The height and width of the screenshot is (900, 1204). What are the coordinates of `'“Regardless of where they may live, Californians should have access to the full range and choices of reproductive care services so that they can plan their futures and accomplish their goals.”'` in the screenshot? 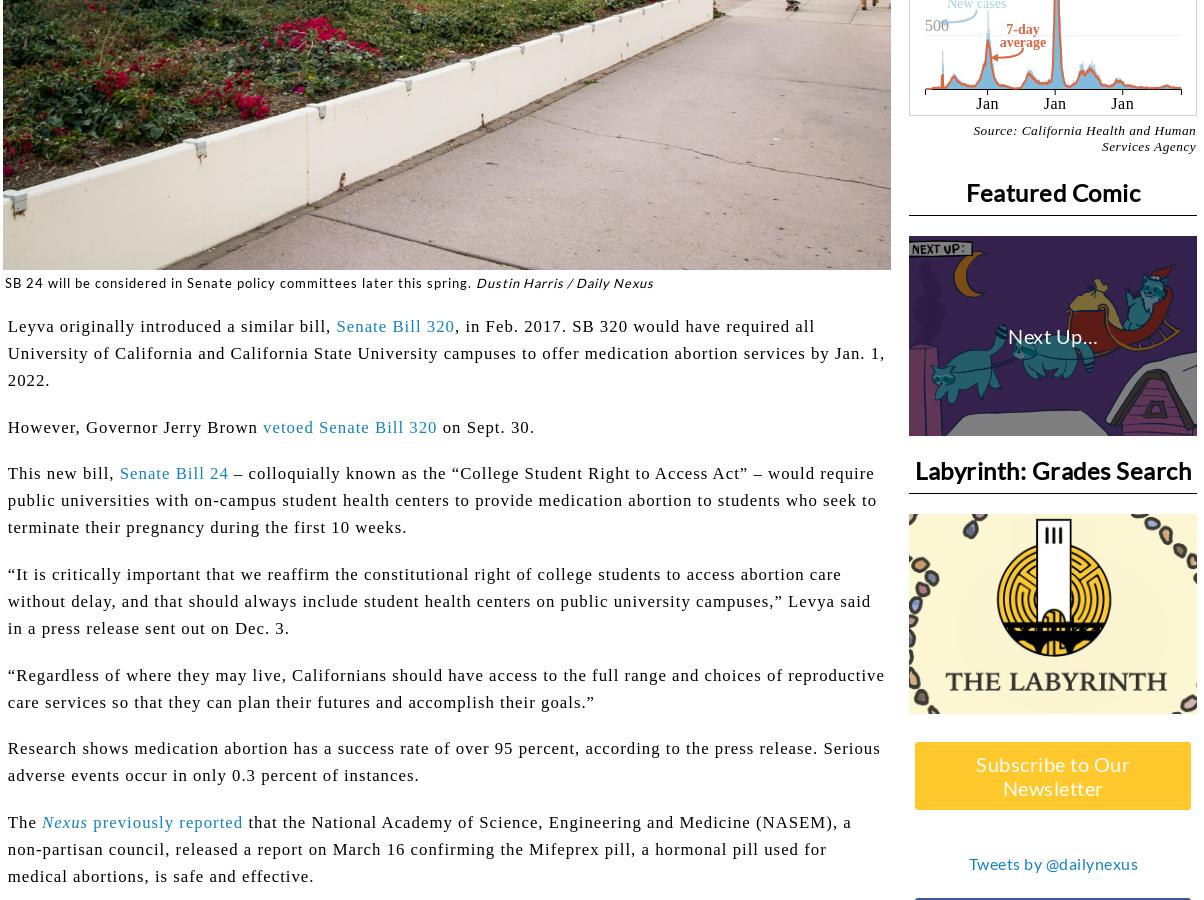 It's located at (445, 686).